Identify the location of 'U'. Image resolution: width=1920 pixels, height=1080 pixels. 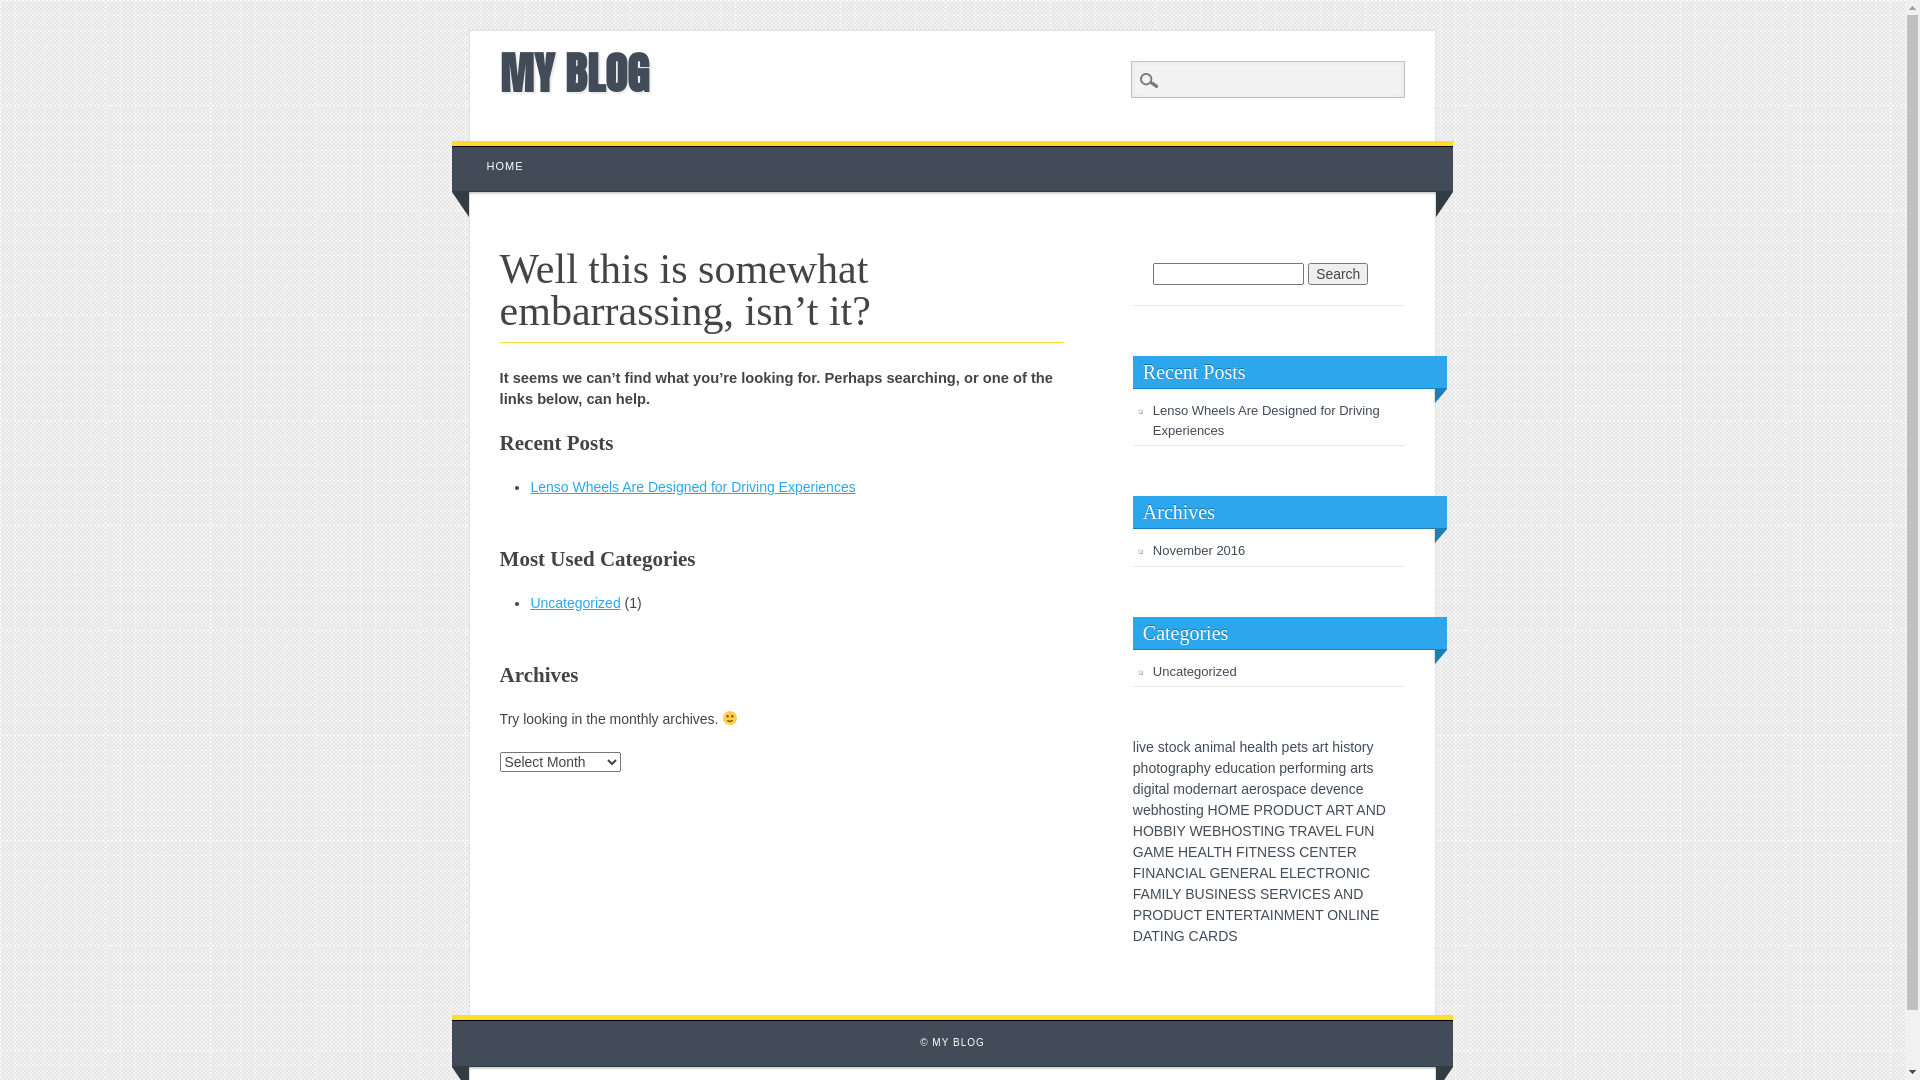
(1200, 893).